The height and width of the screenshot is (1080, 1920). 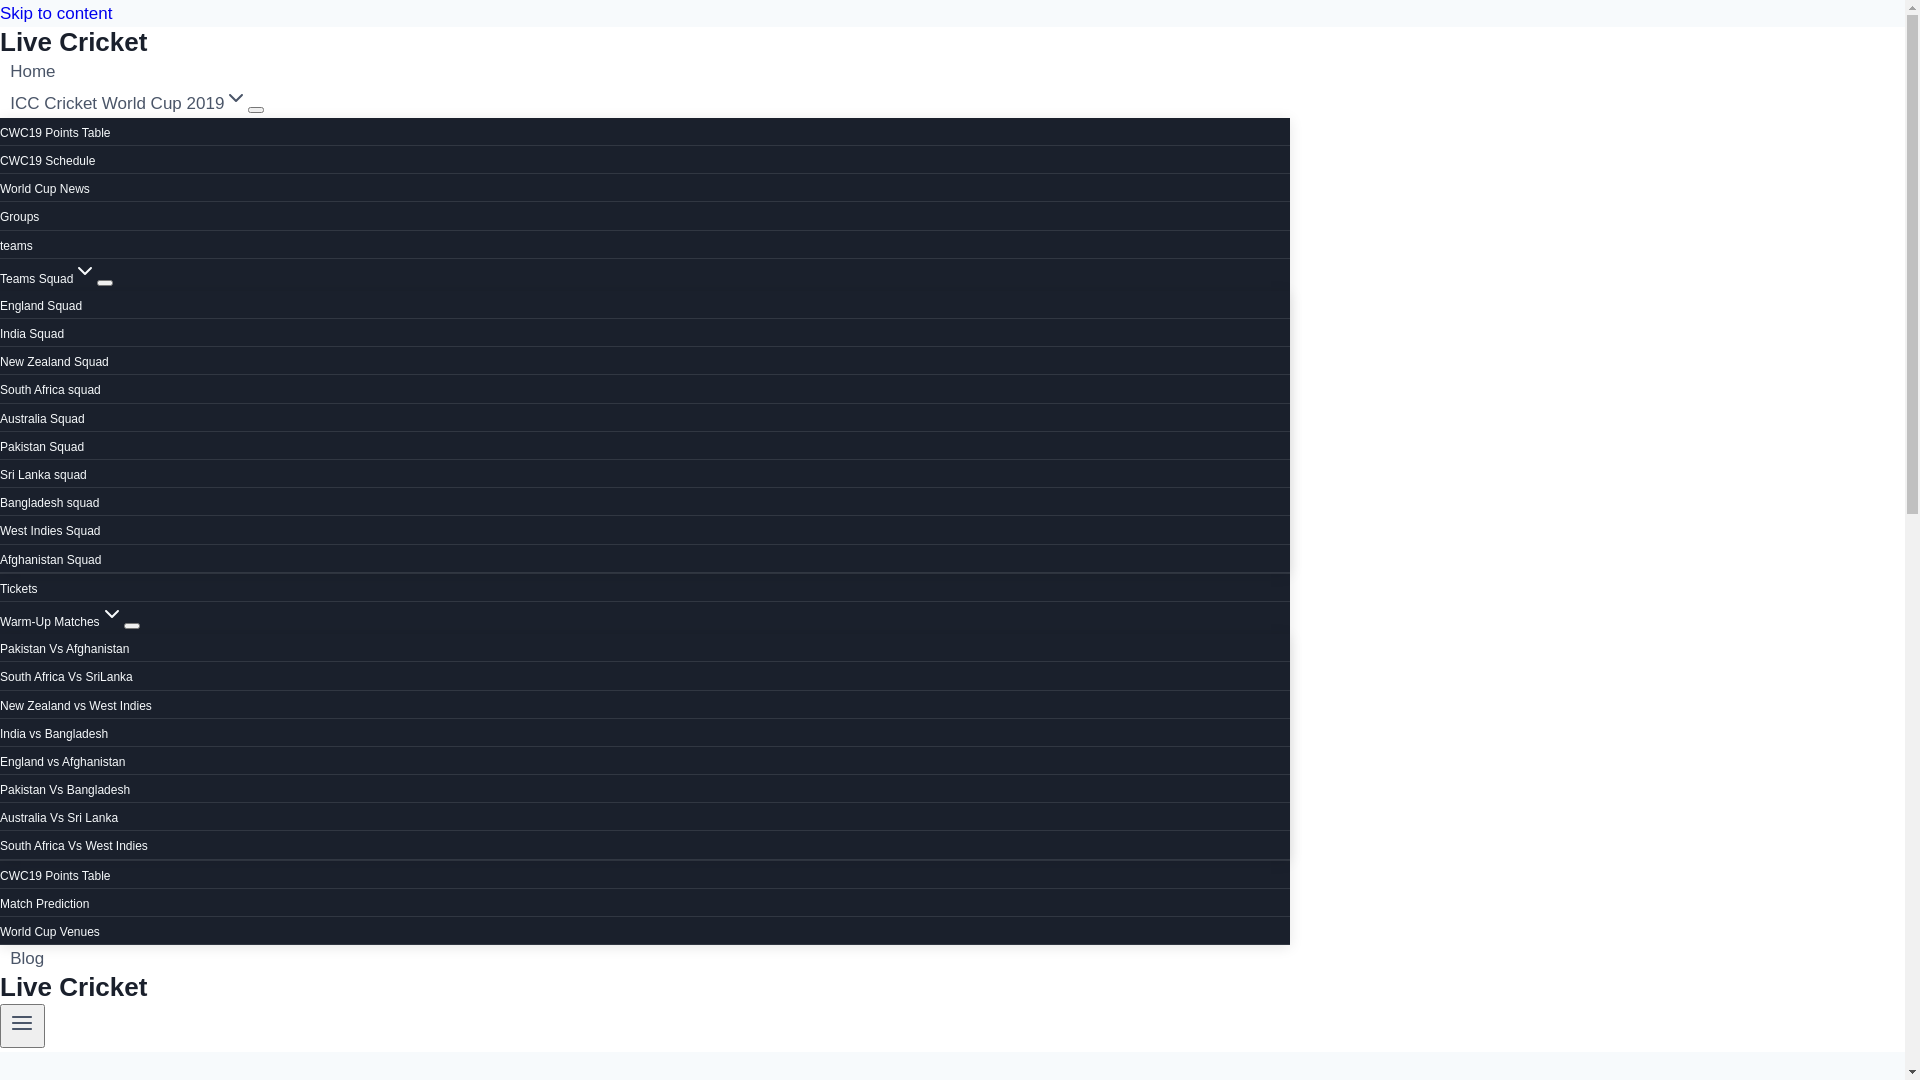 What do you see at coordinates (44, 903) in the screenshot?
I see `'Match Prediction'` at bounding box center [44, 903].